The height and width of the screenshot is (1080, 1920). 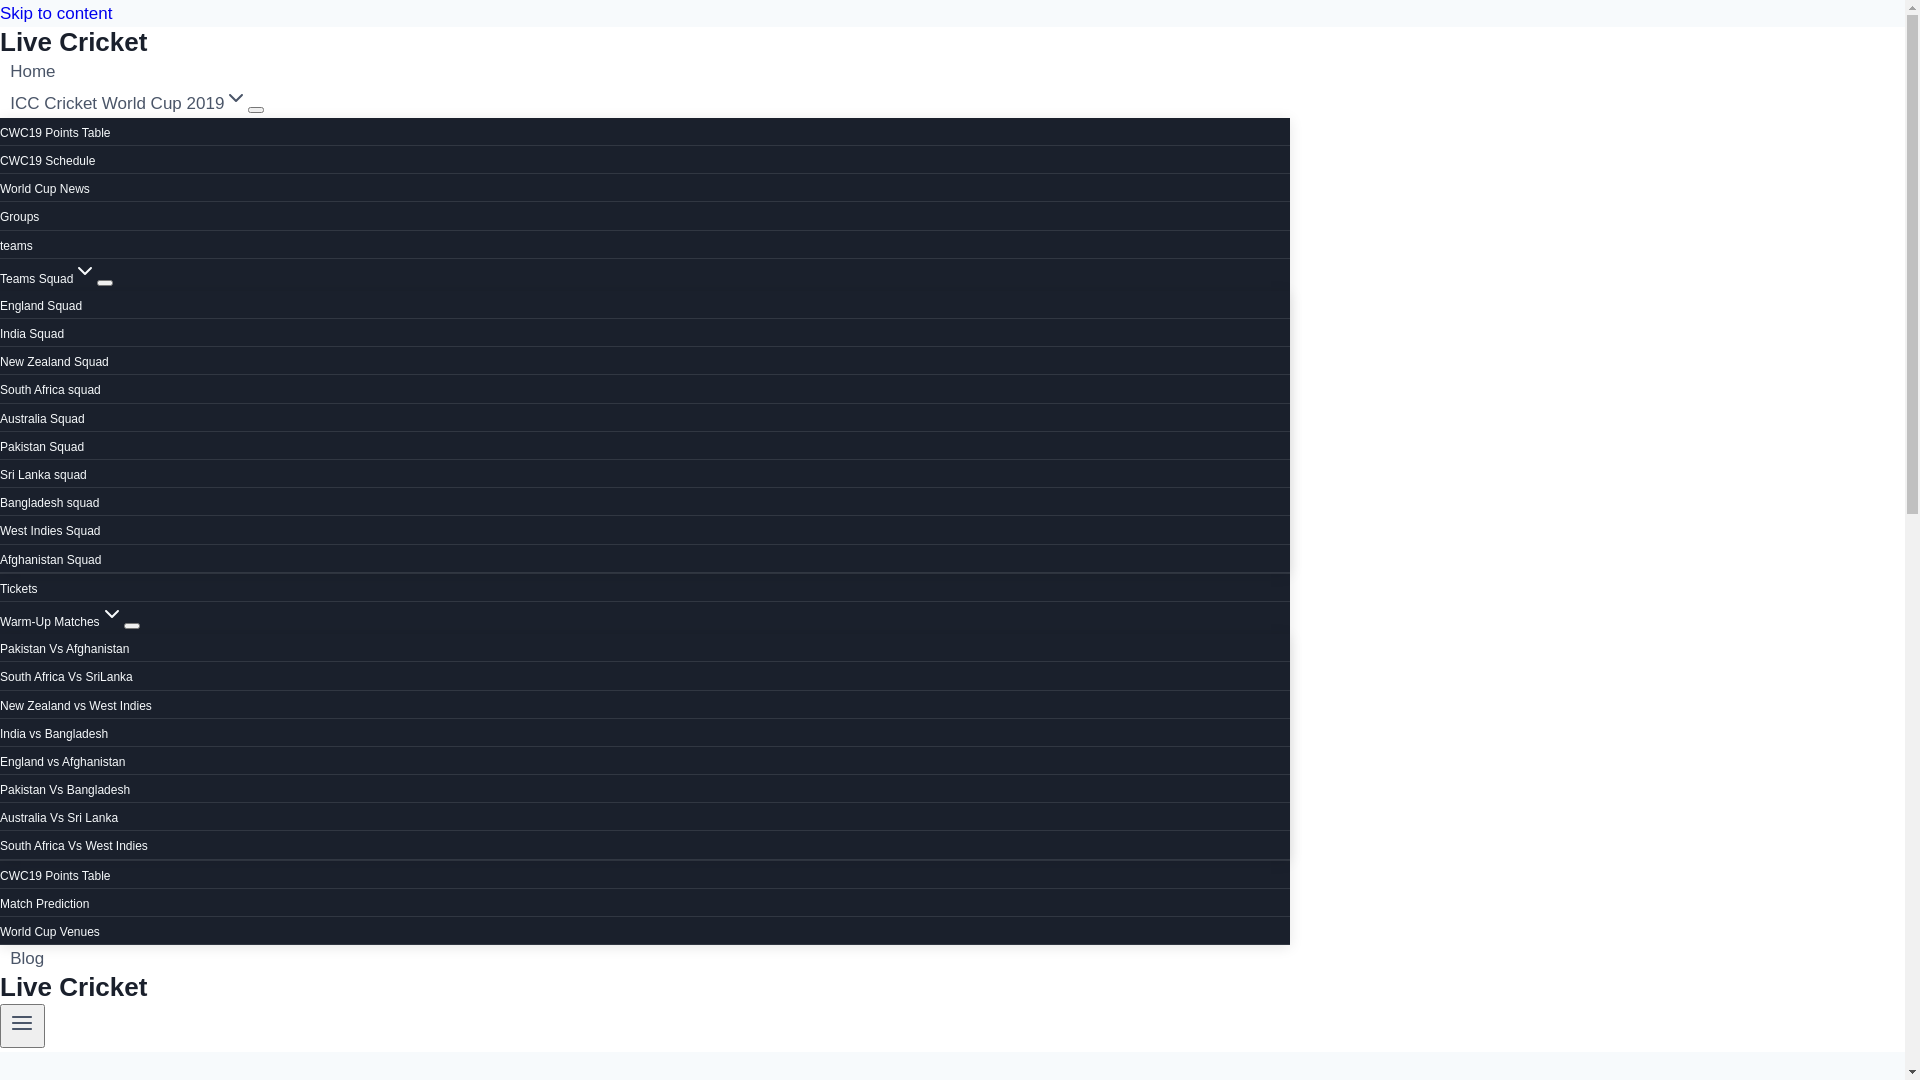 What do you see at coordinates (44, 903) in the screenshot?
I see `'Match Prediction'` at bounding box center [44, 903].